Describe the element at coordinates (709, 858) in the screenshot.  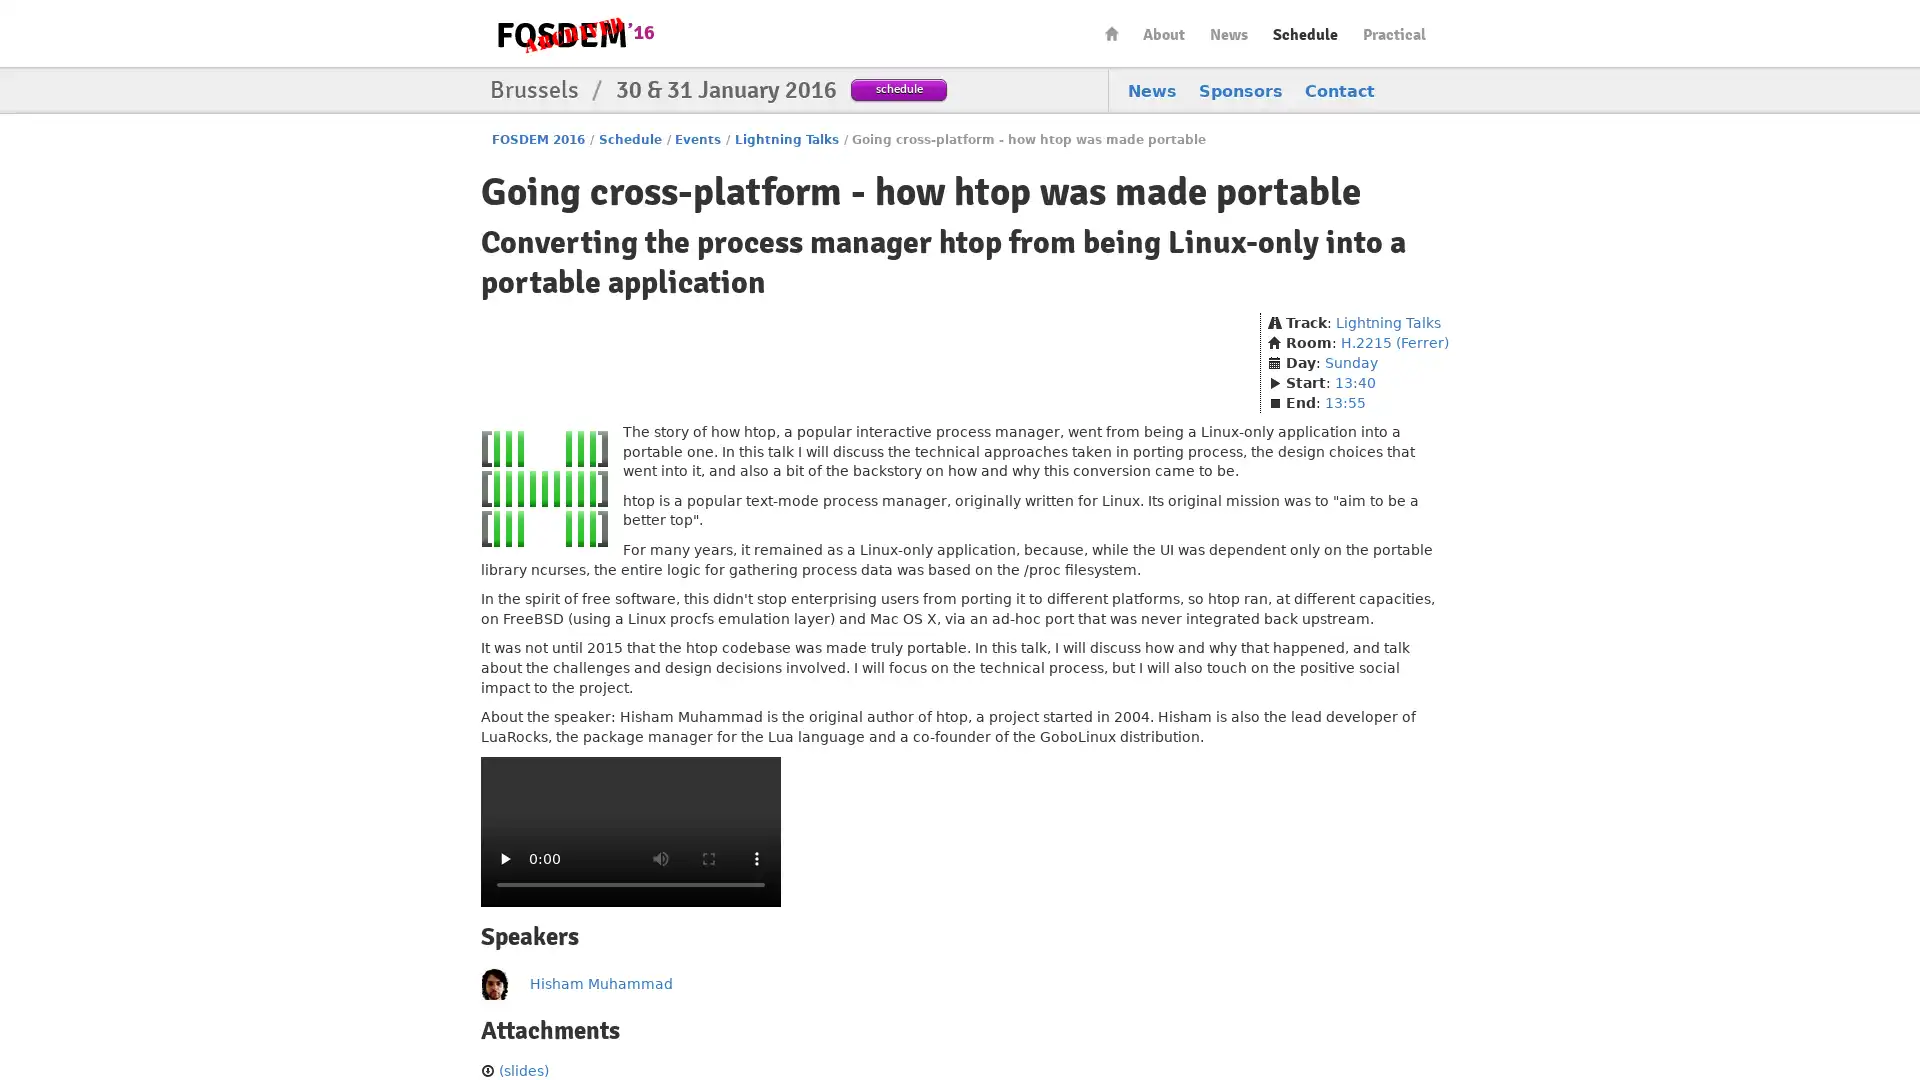
I see `enter full screen` at that location.